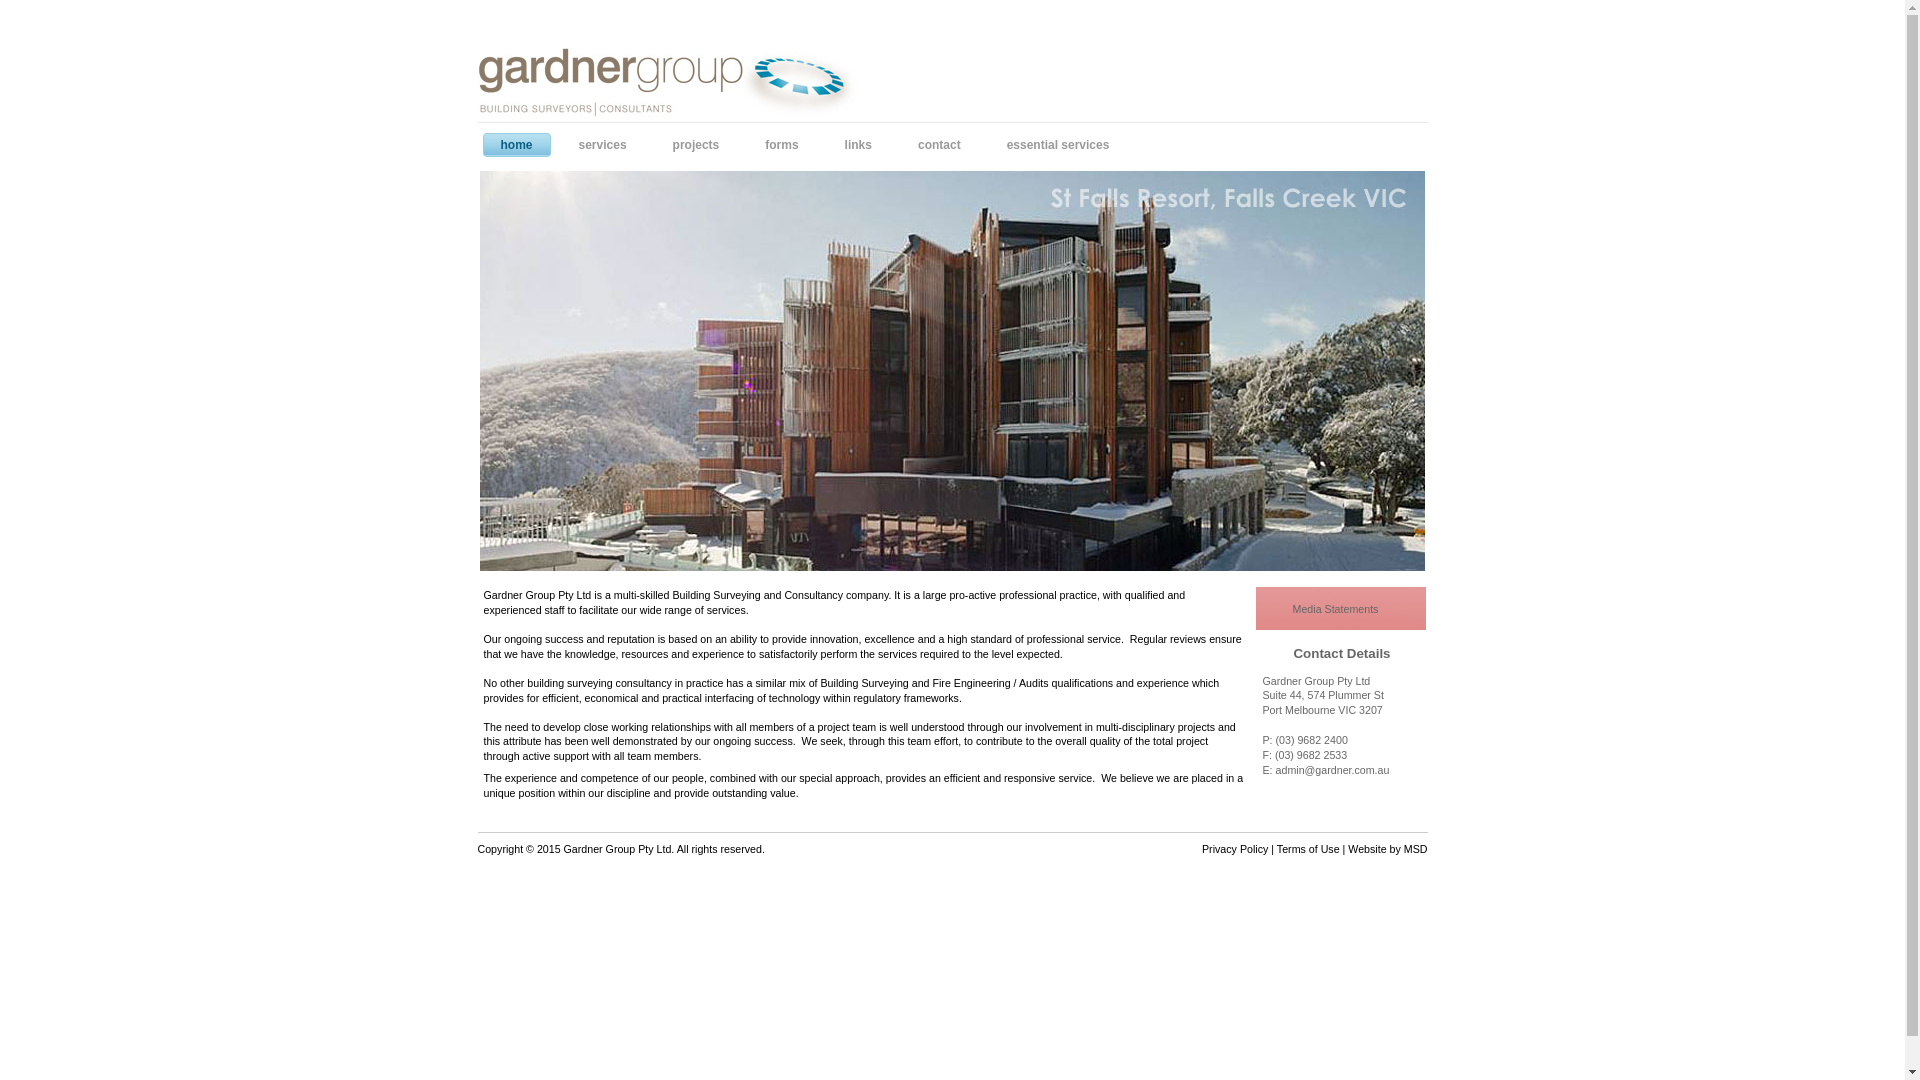 Image resolution: width=1920 pixels, height=1080 pixels. What do you see at coordinates (607, 145) in the screenshot?
I see `'services'` at bounding box center [607, 145].